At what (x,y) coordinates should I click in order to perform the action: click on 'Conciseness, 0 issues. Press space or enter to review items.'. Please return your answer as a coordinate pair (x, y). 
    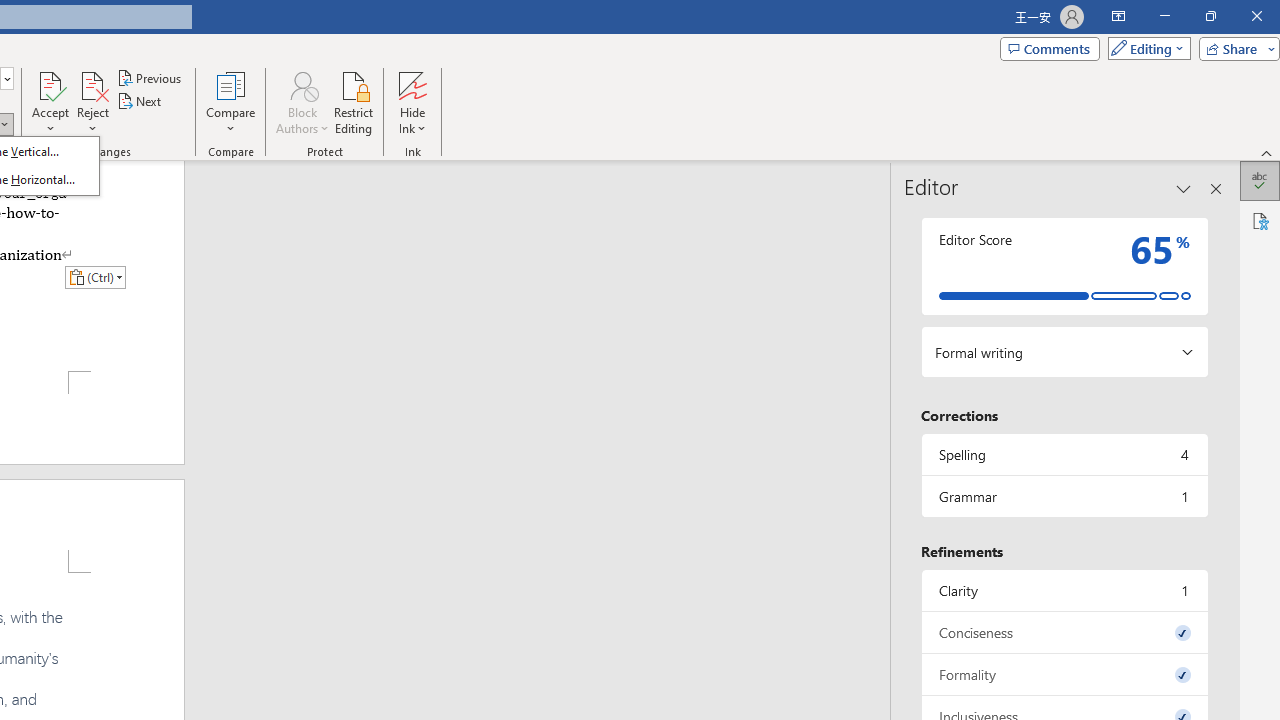
    Looking at the image, I should click on (1063, 632).